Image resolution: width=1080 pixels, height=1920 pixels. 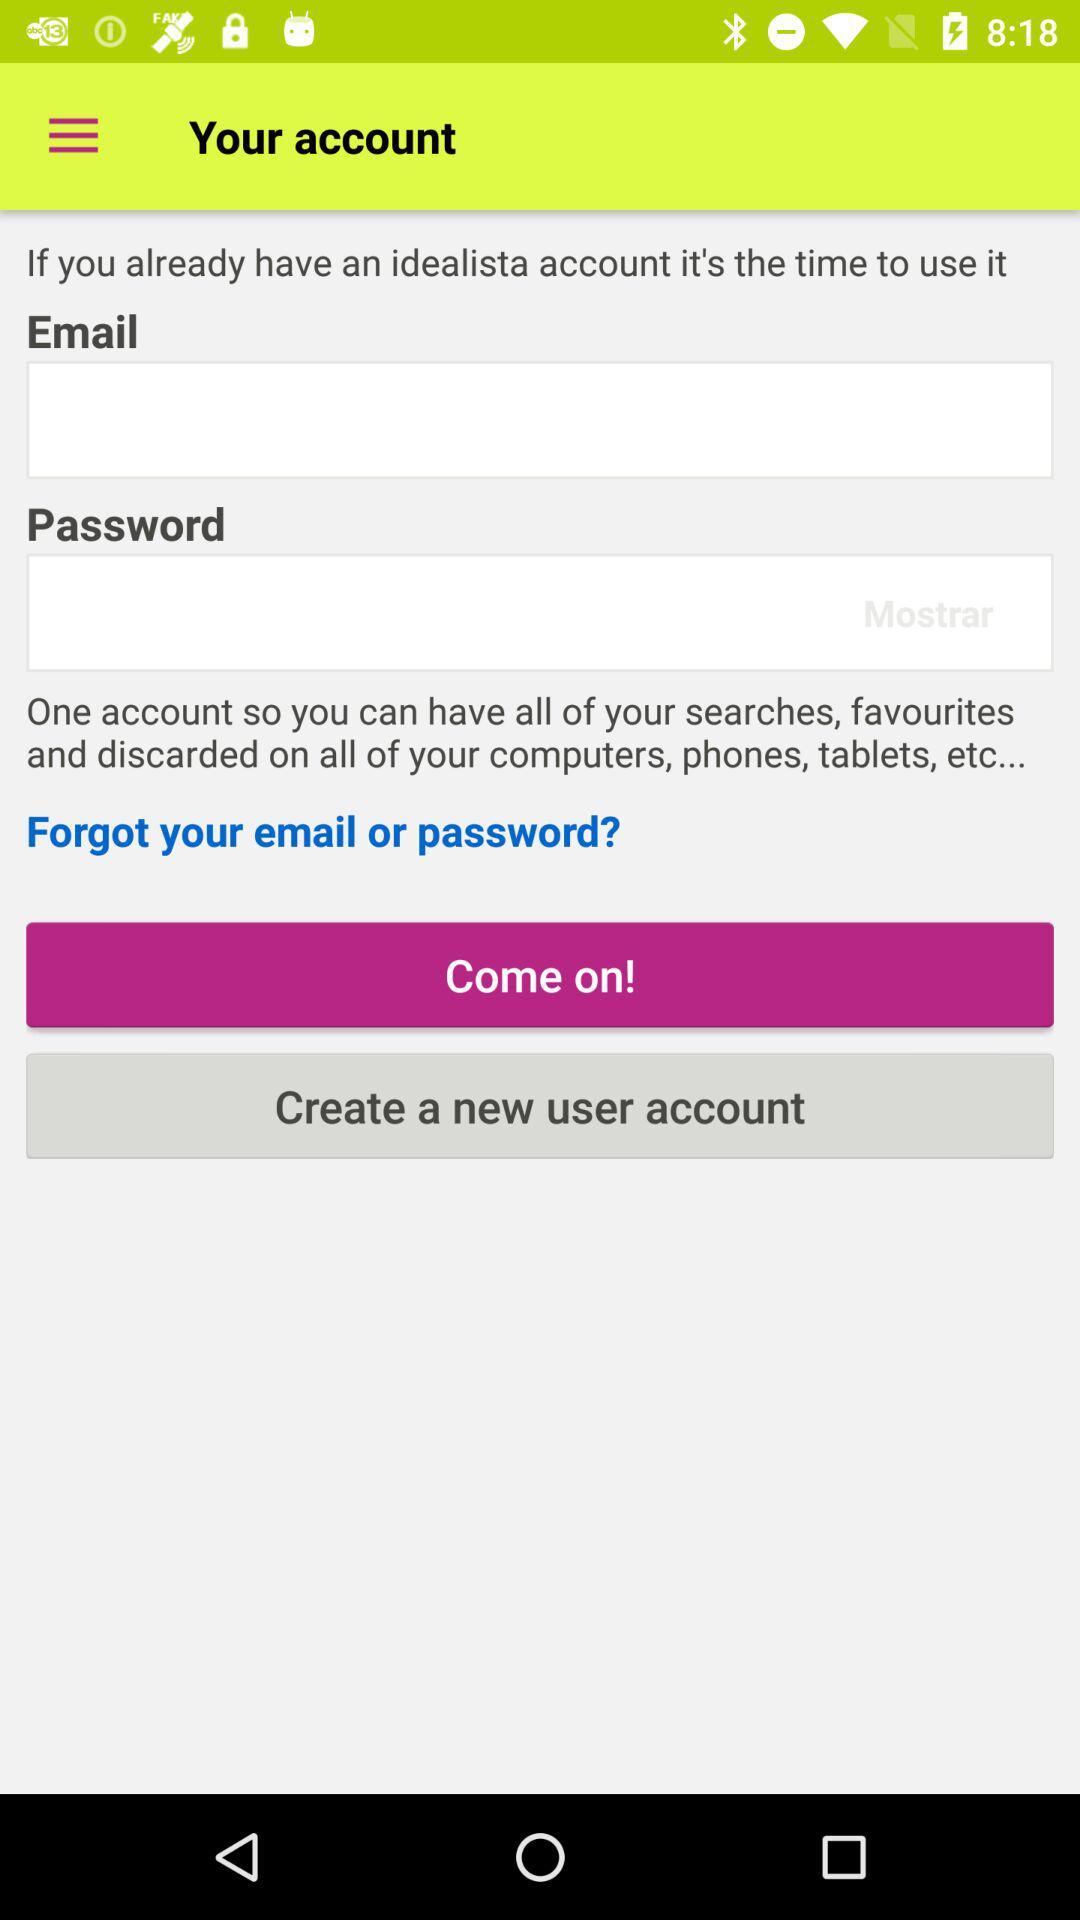 I want to click on the icon above the come on! item, so click(x=540, y=830).